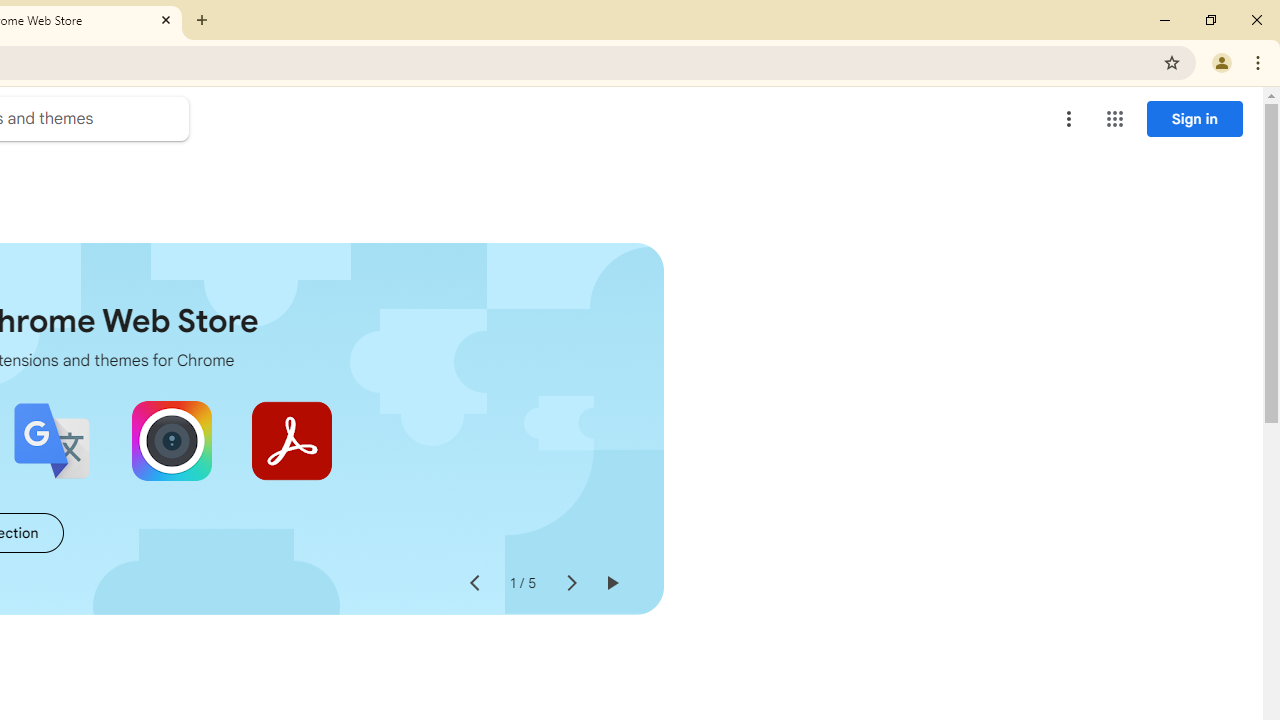 Image resolution: width=1280 pixels, height=720 pixels. I want to click on 'Previous slide', so click(473, 583).